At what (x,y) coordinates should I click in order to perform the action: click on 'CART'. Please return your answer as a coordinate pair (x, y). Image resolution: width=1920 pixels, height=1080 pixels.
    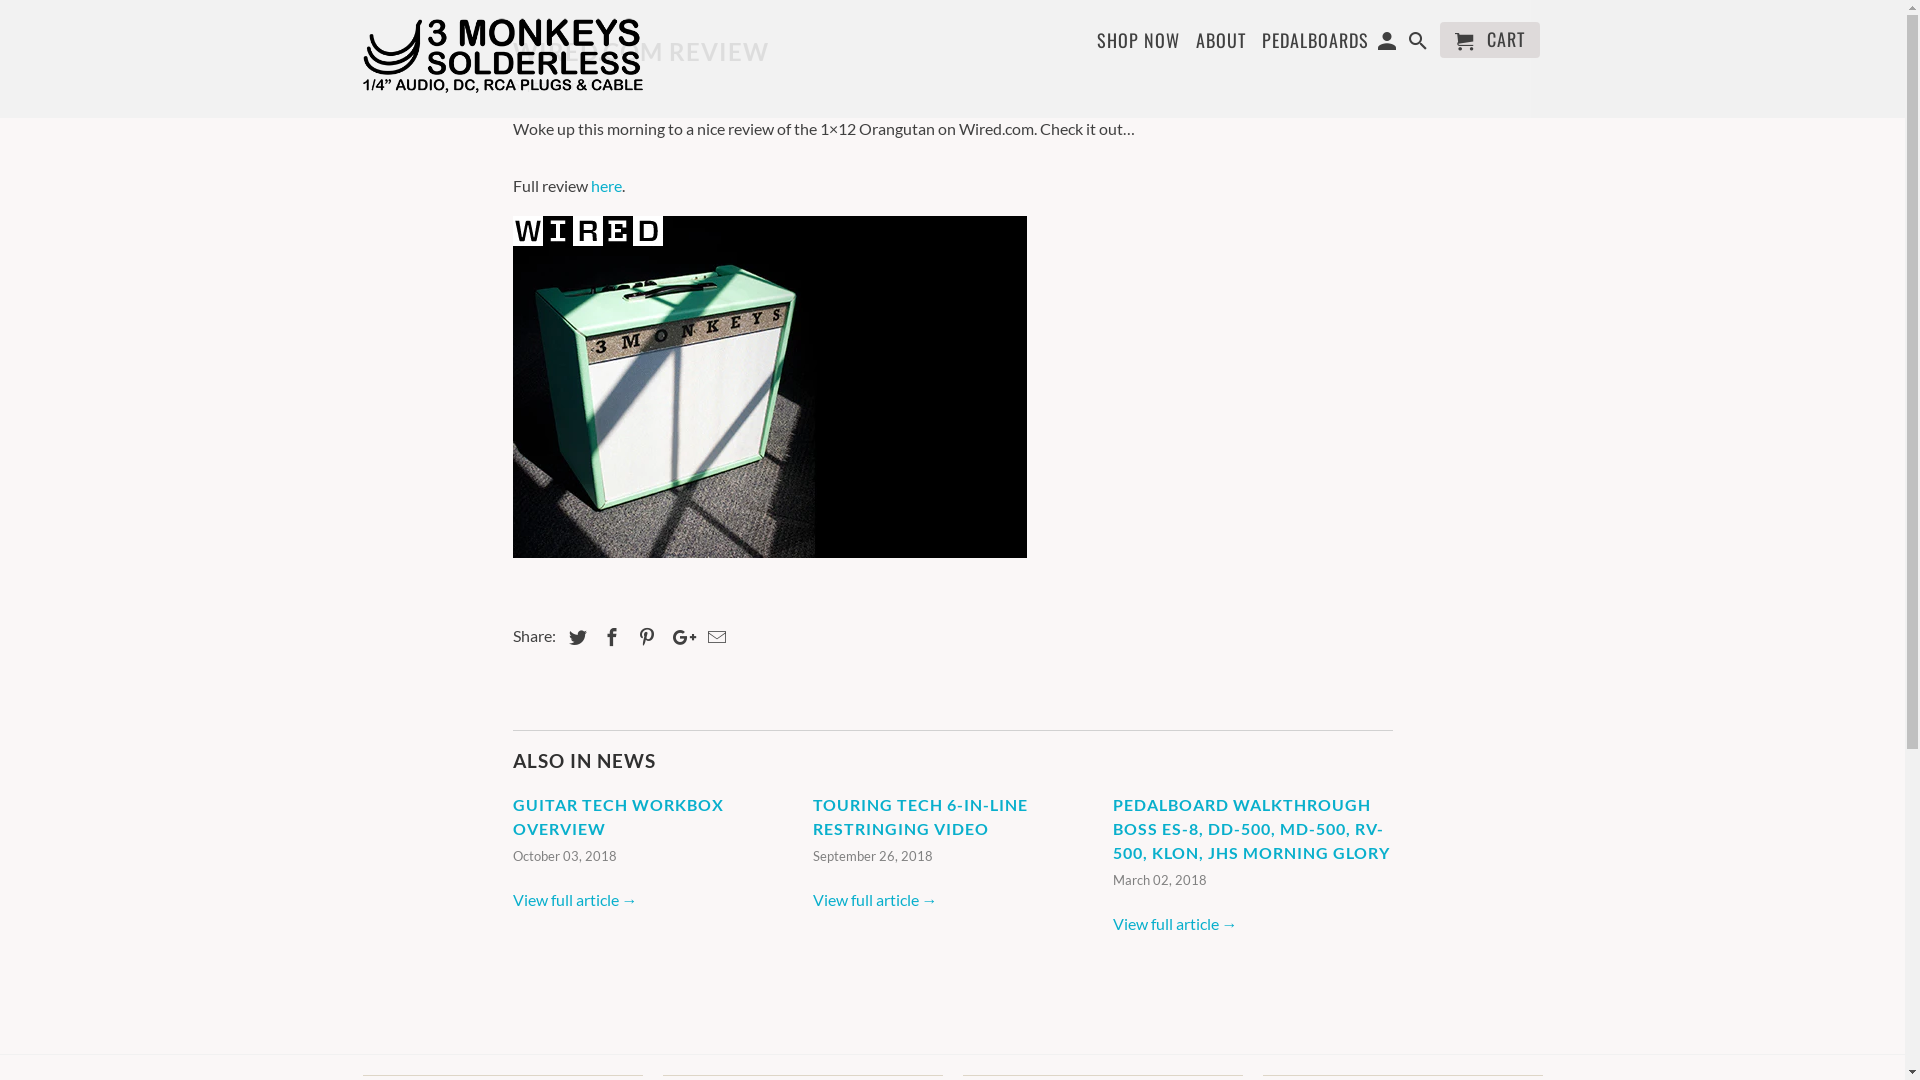
    Looking at the image, I should click on (1489, 39).